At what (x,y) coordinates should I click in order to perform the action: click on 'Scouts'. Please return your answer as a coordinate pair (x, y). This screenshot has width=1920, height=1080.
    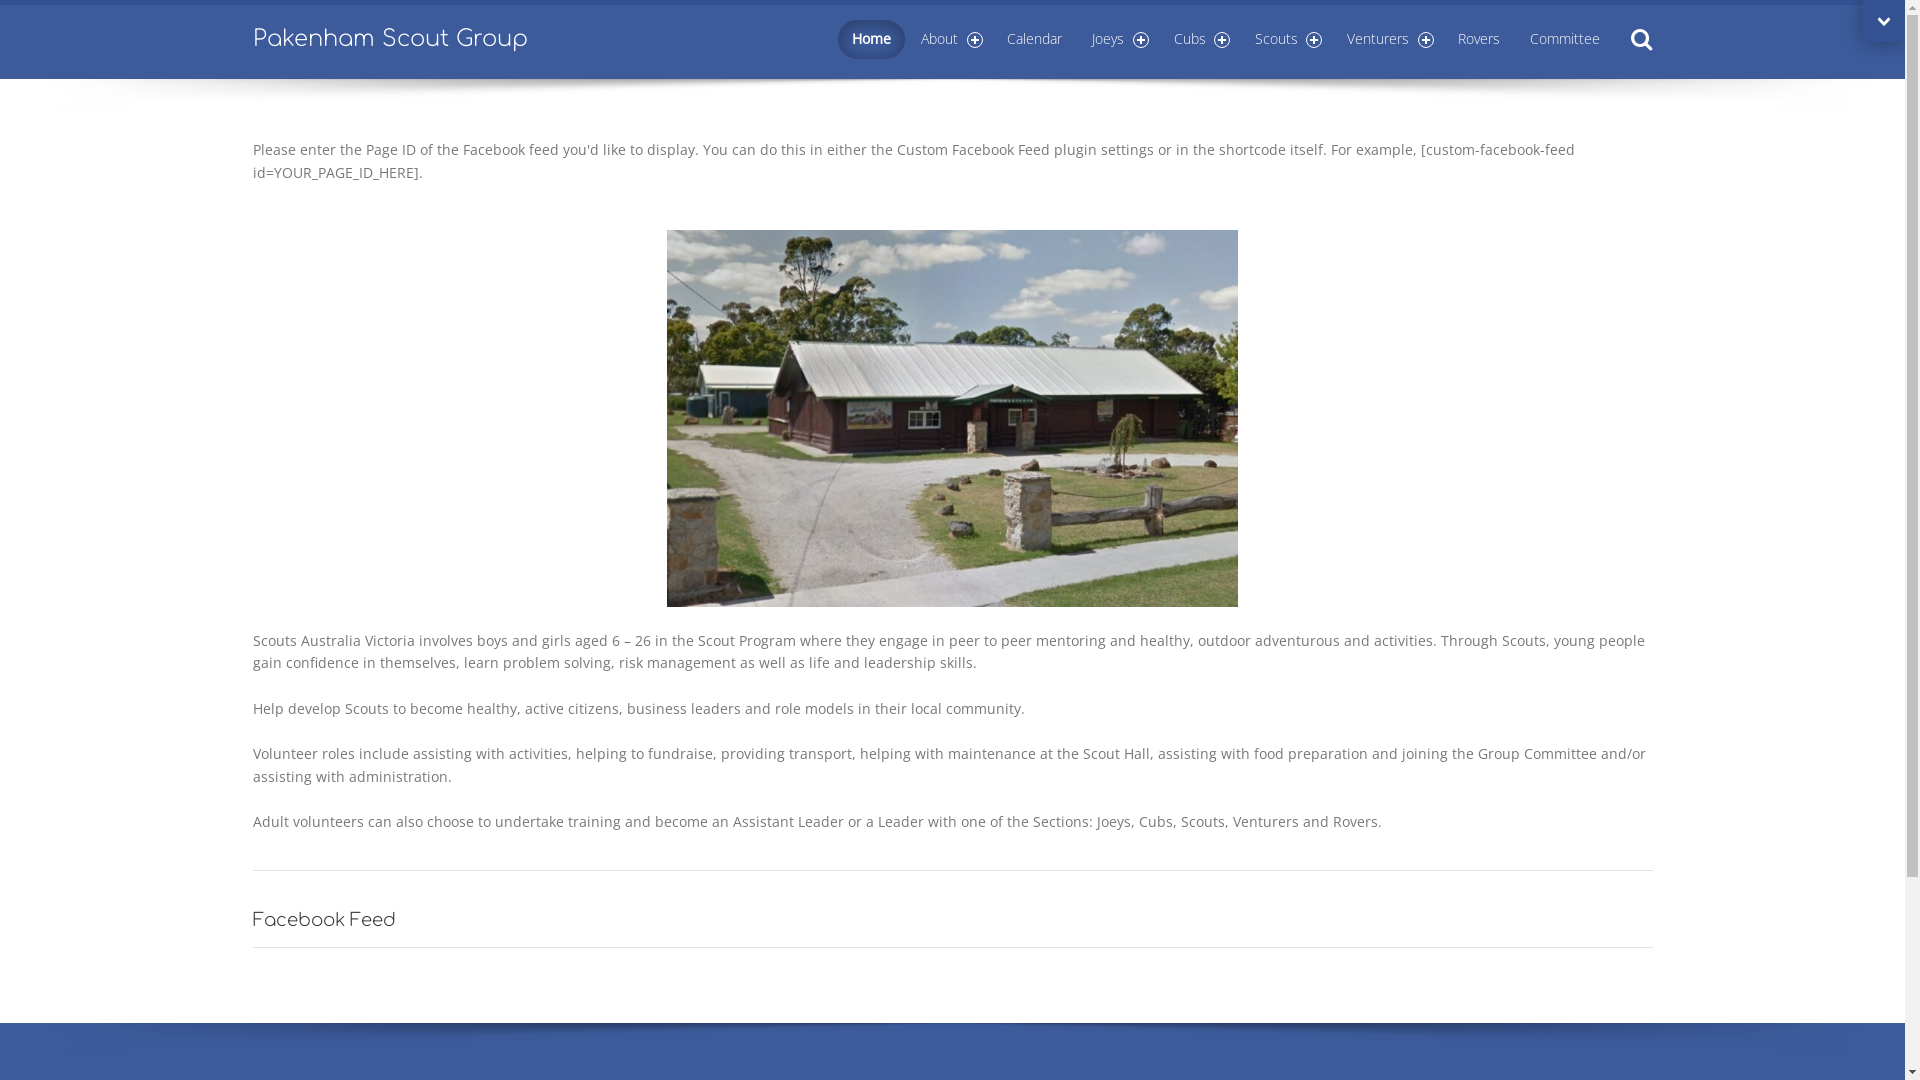
    Looking at the image, I should click on (1286, 39).